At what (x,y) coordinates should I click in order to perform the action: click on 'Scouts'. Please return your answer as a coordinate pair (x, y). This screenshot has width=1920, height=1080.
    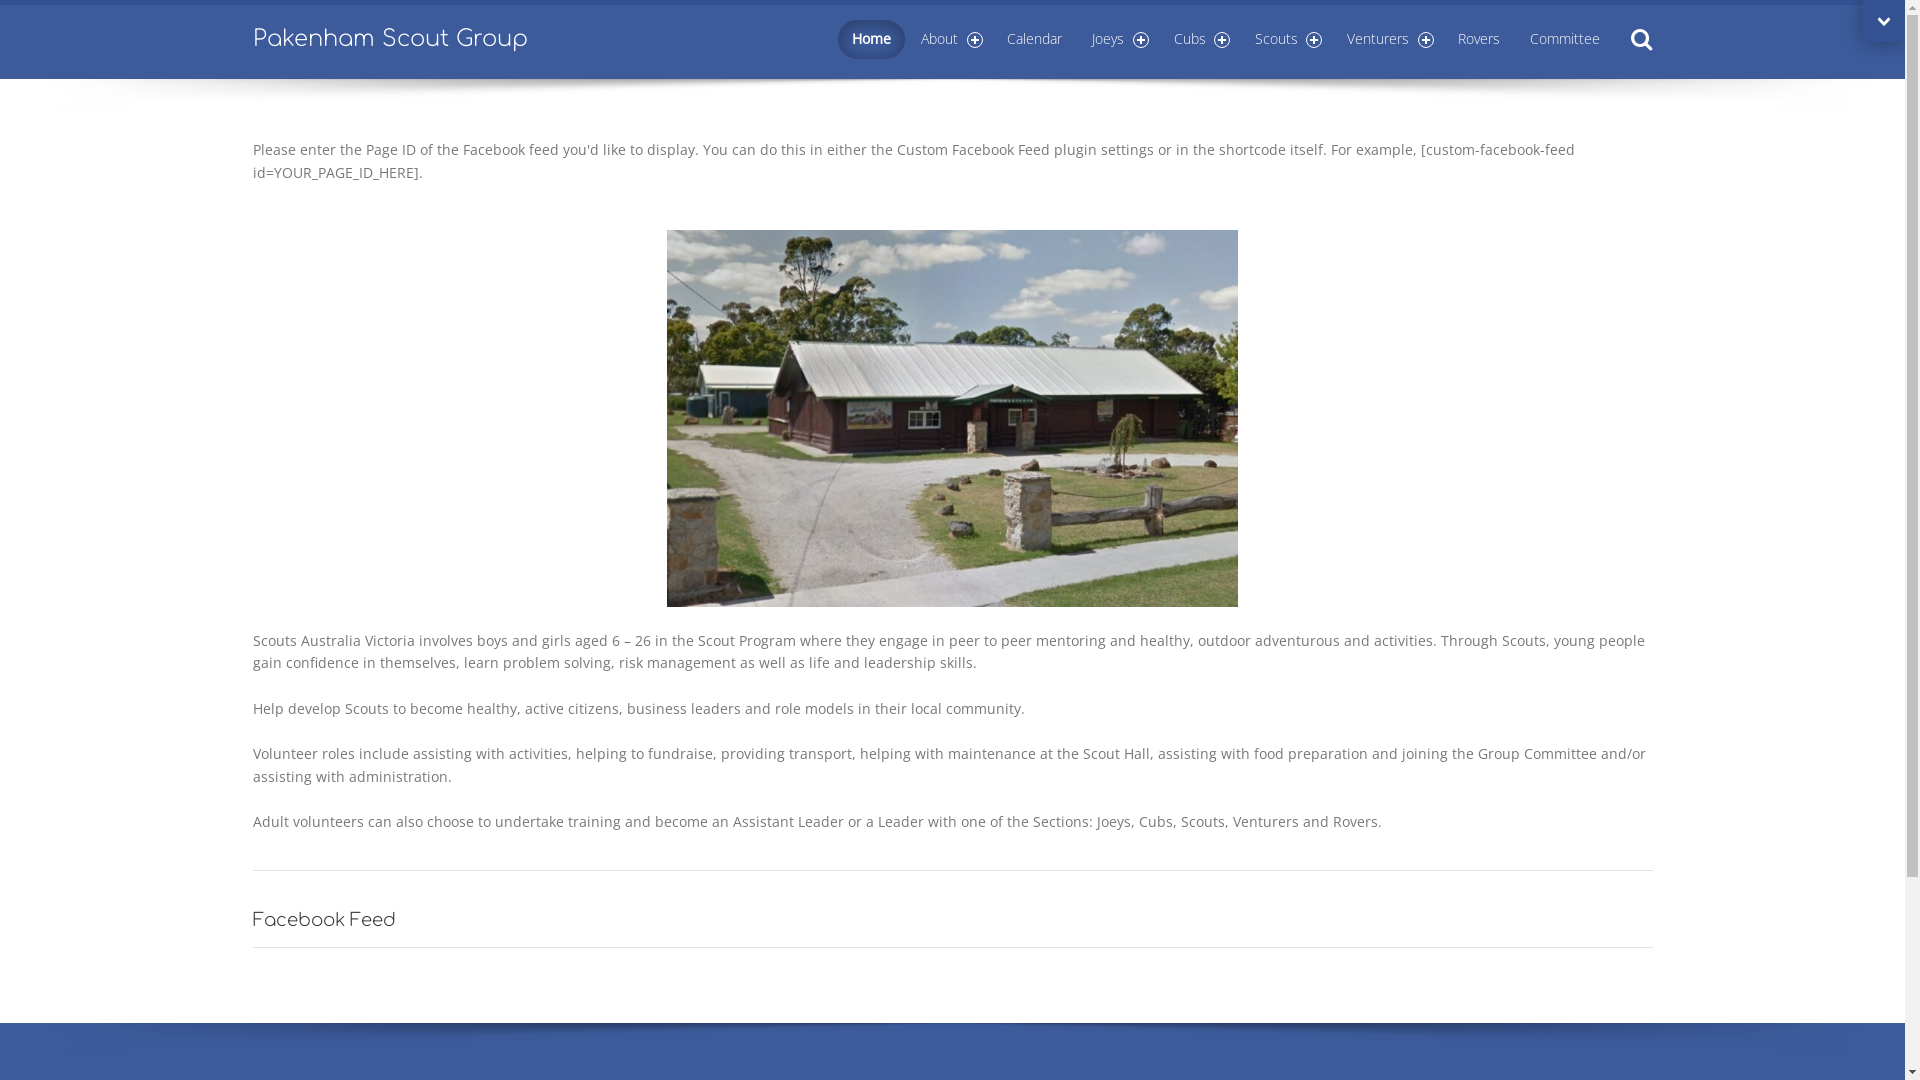
    Looking at the image, I should click on (1286, 39).